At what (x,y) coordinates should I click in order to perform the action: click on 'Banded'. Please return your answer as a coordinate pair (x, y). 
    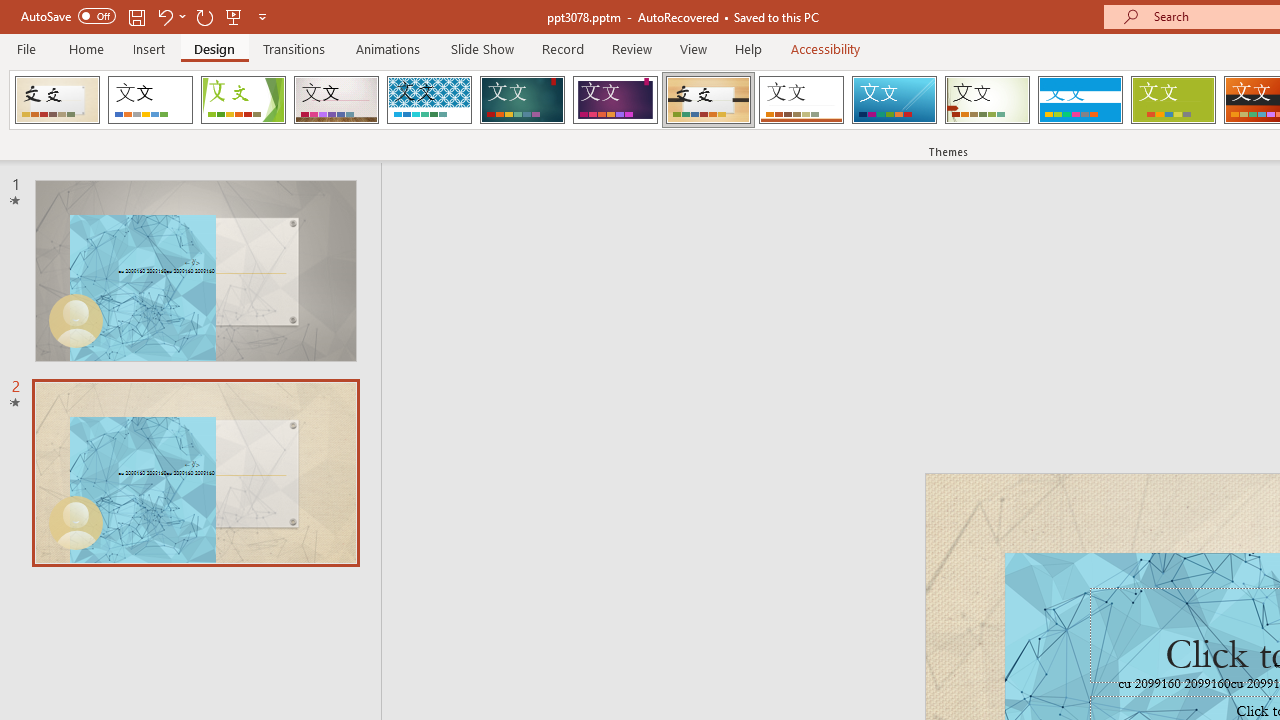
    Looking at the image, I should click on (1079, 100).